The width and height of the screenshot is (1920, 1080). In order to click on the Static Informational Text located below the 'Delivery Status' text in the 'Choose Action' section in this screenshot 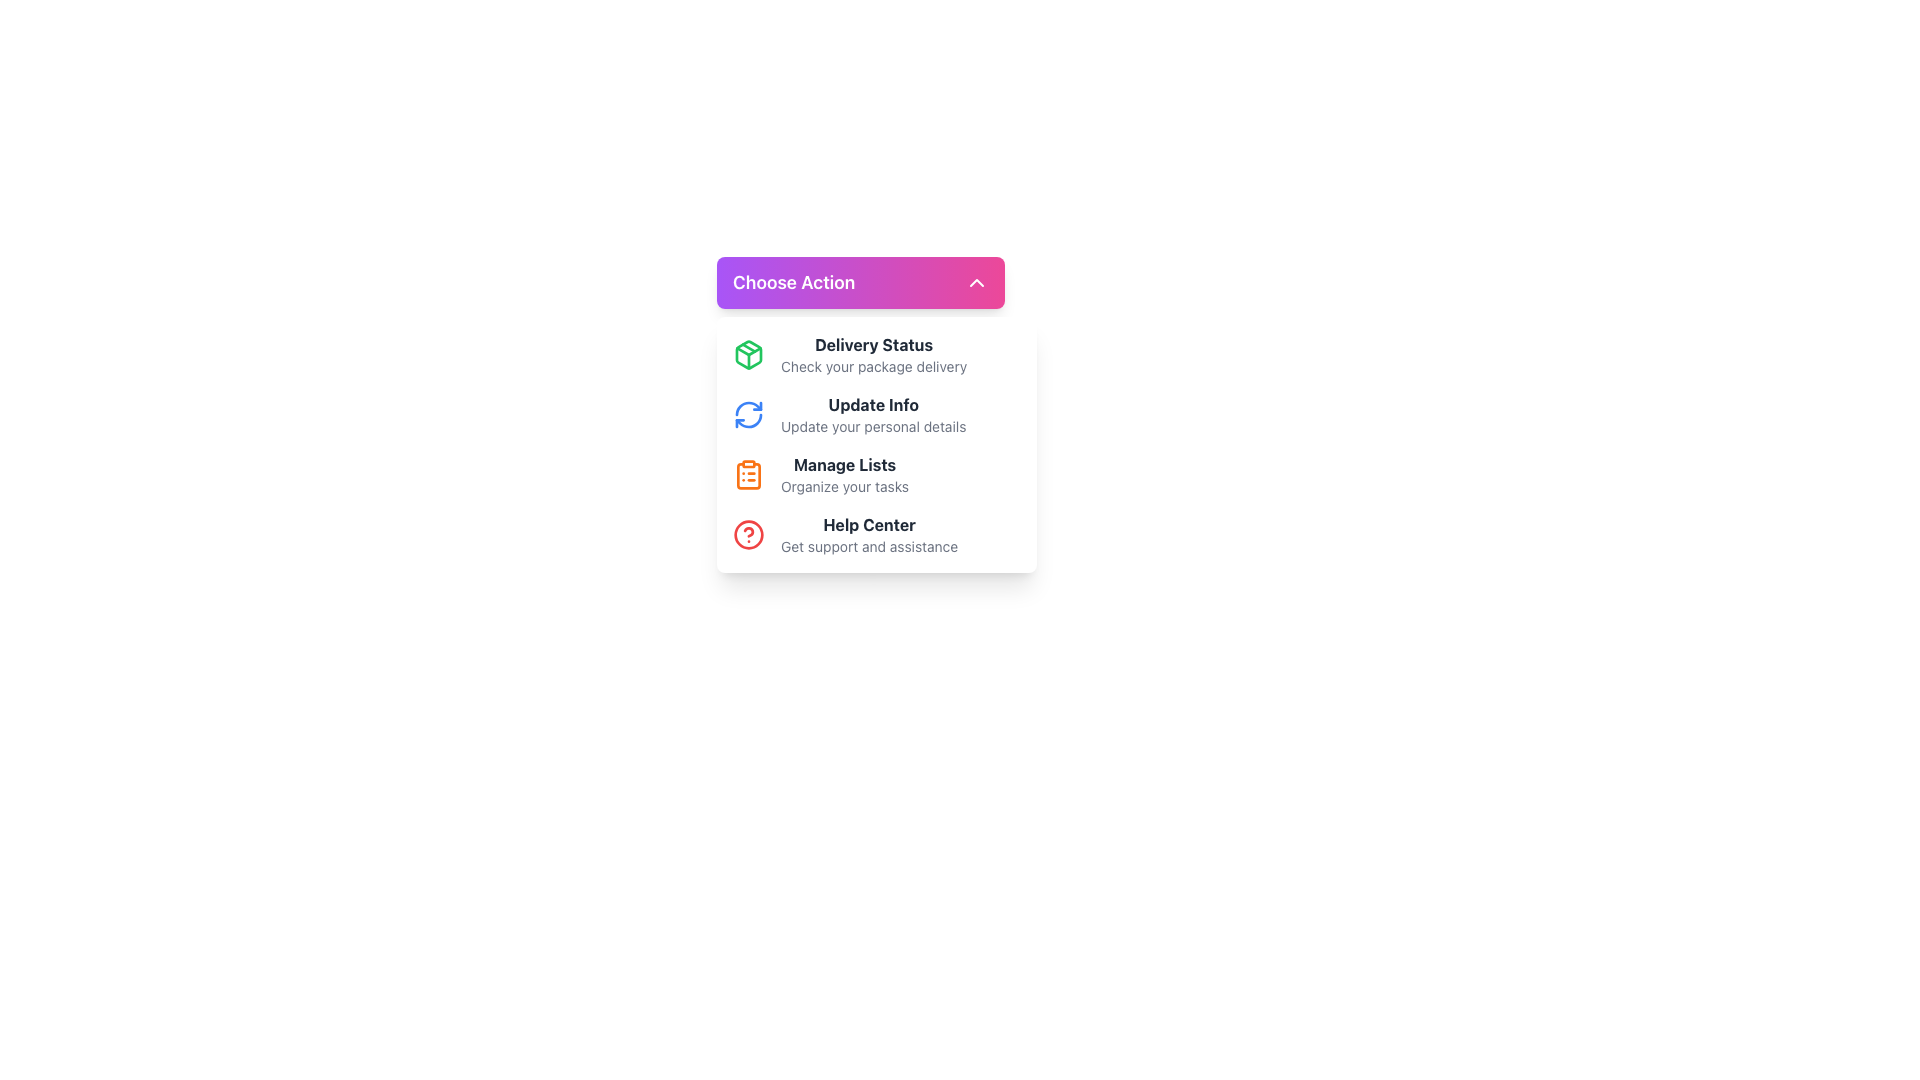, I will do `click(874, 366)`.